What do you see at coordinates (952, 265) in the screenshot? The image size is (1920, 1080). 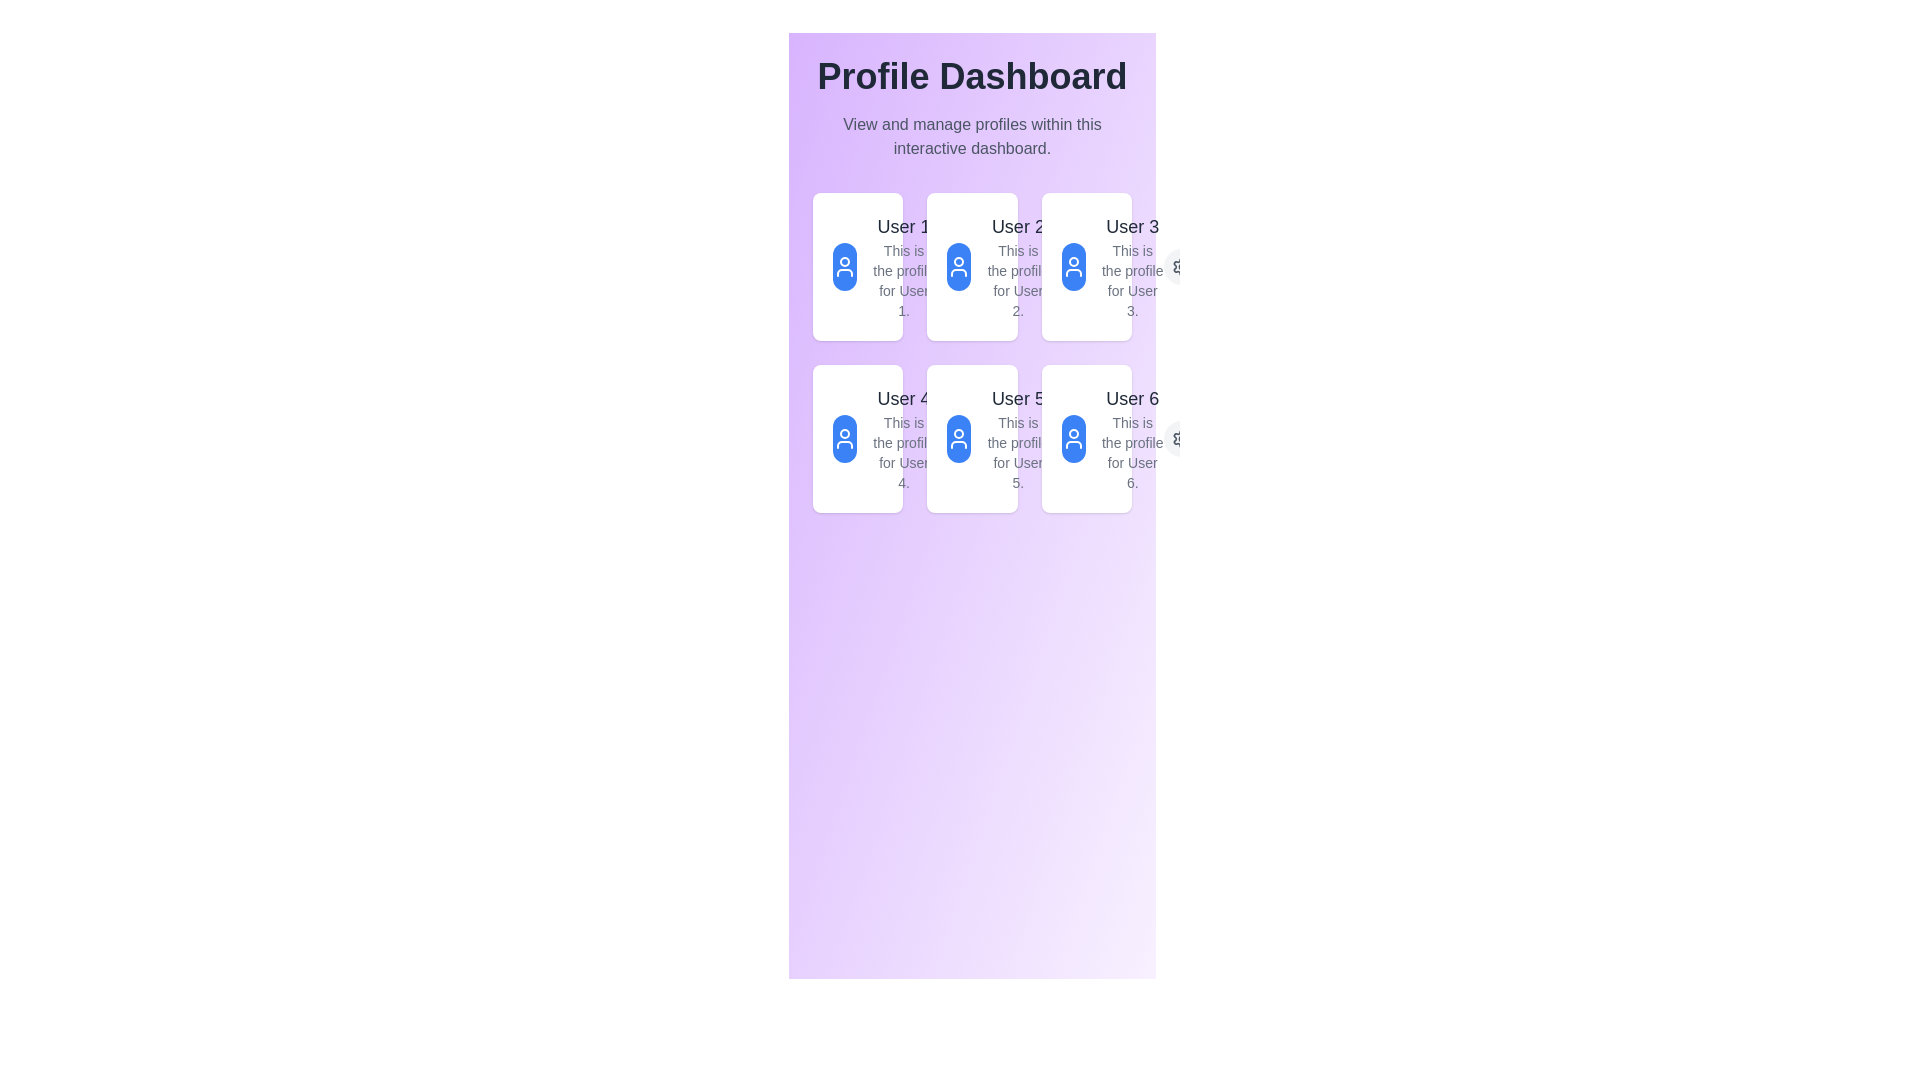 I see `the gear icon button for settings related to 'User 2'` at bounding box center [952, 265].